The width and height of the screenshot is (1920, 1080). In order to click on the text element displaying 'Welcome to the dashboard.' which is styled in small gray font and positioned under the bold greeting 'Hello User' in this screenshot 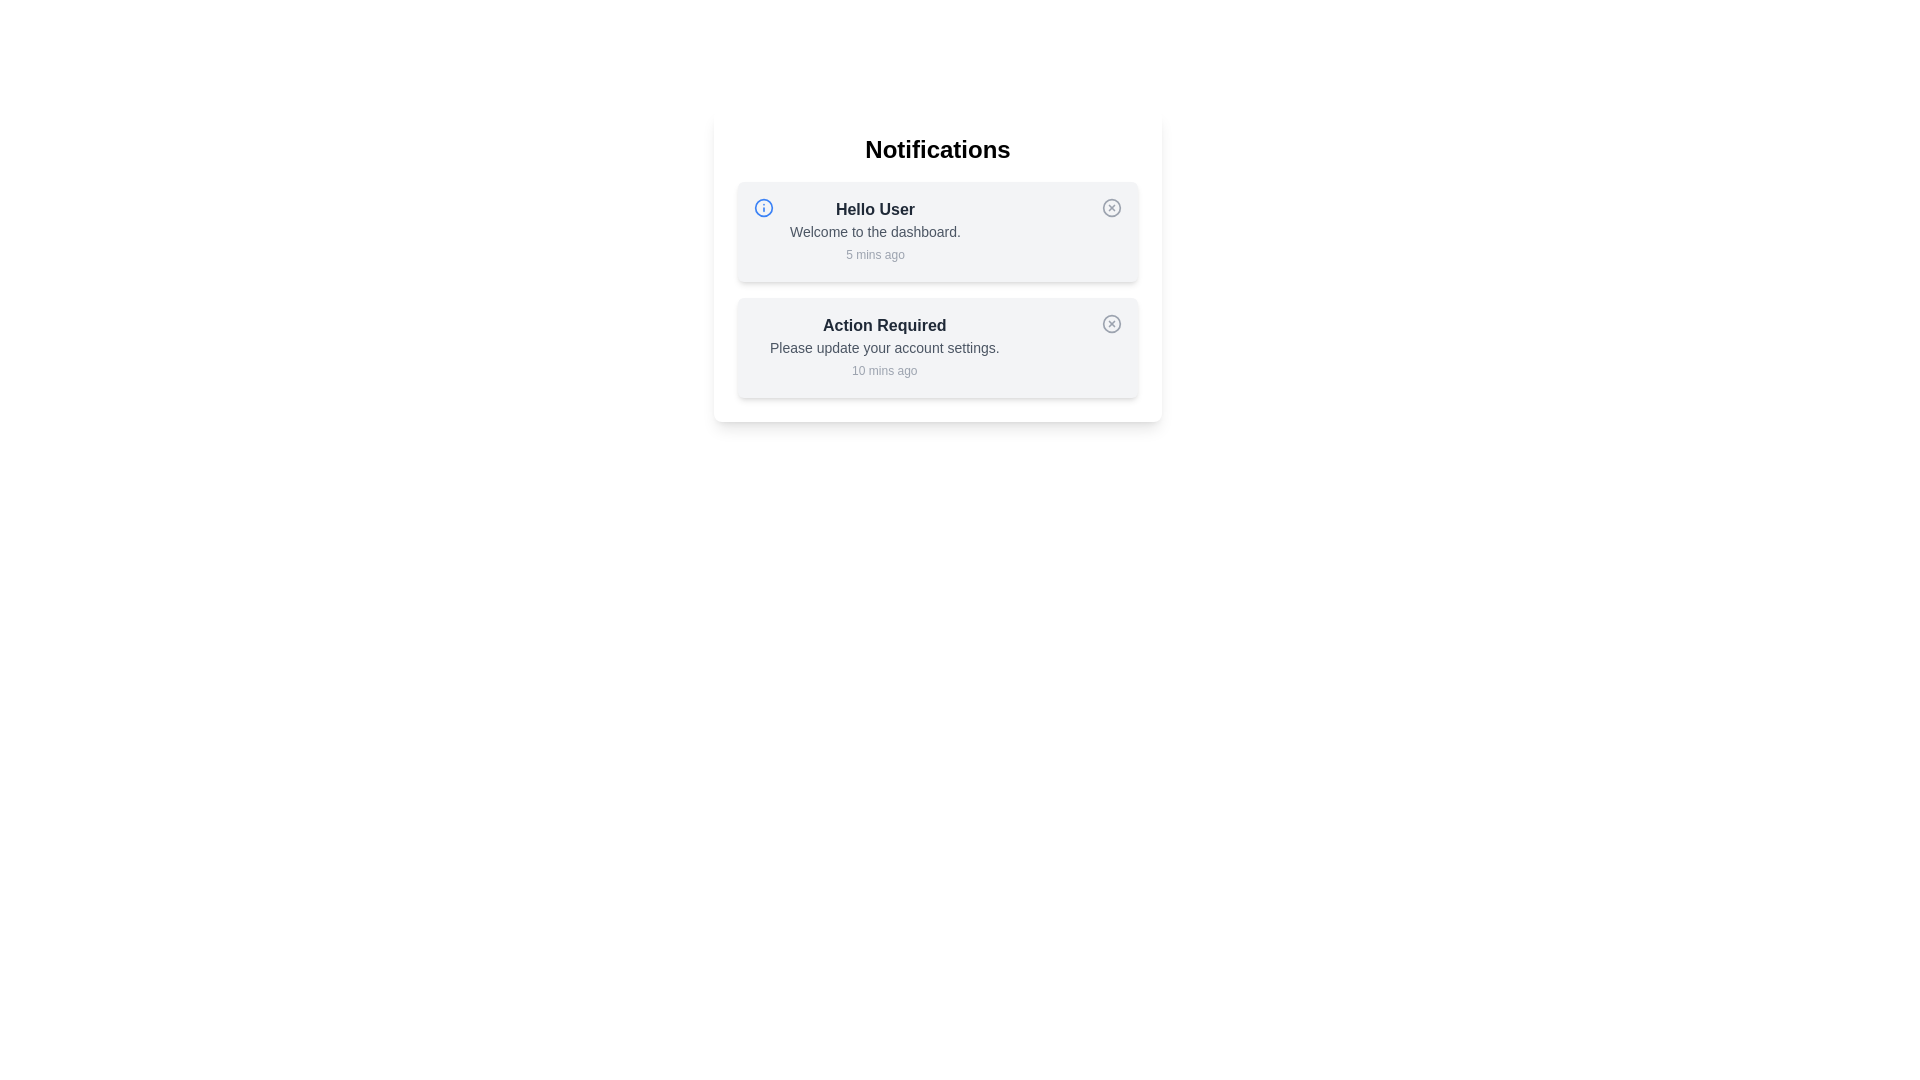, I will do `click(875, 230)`.